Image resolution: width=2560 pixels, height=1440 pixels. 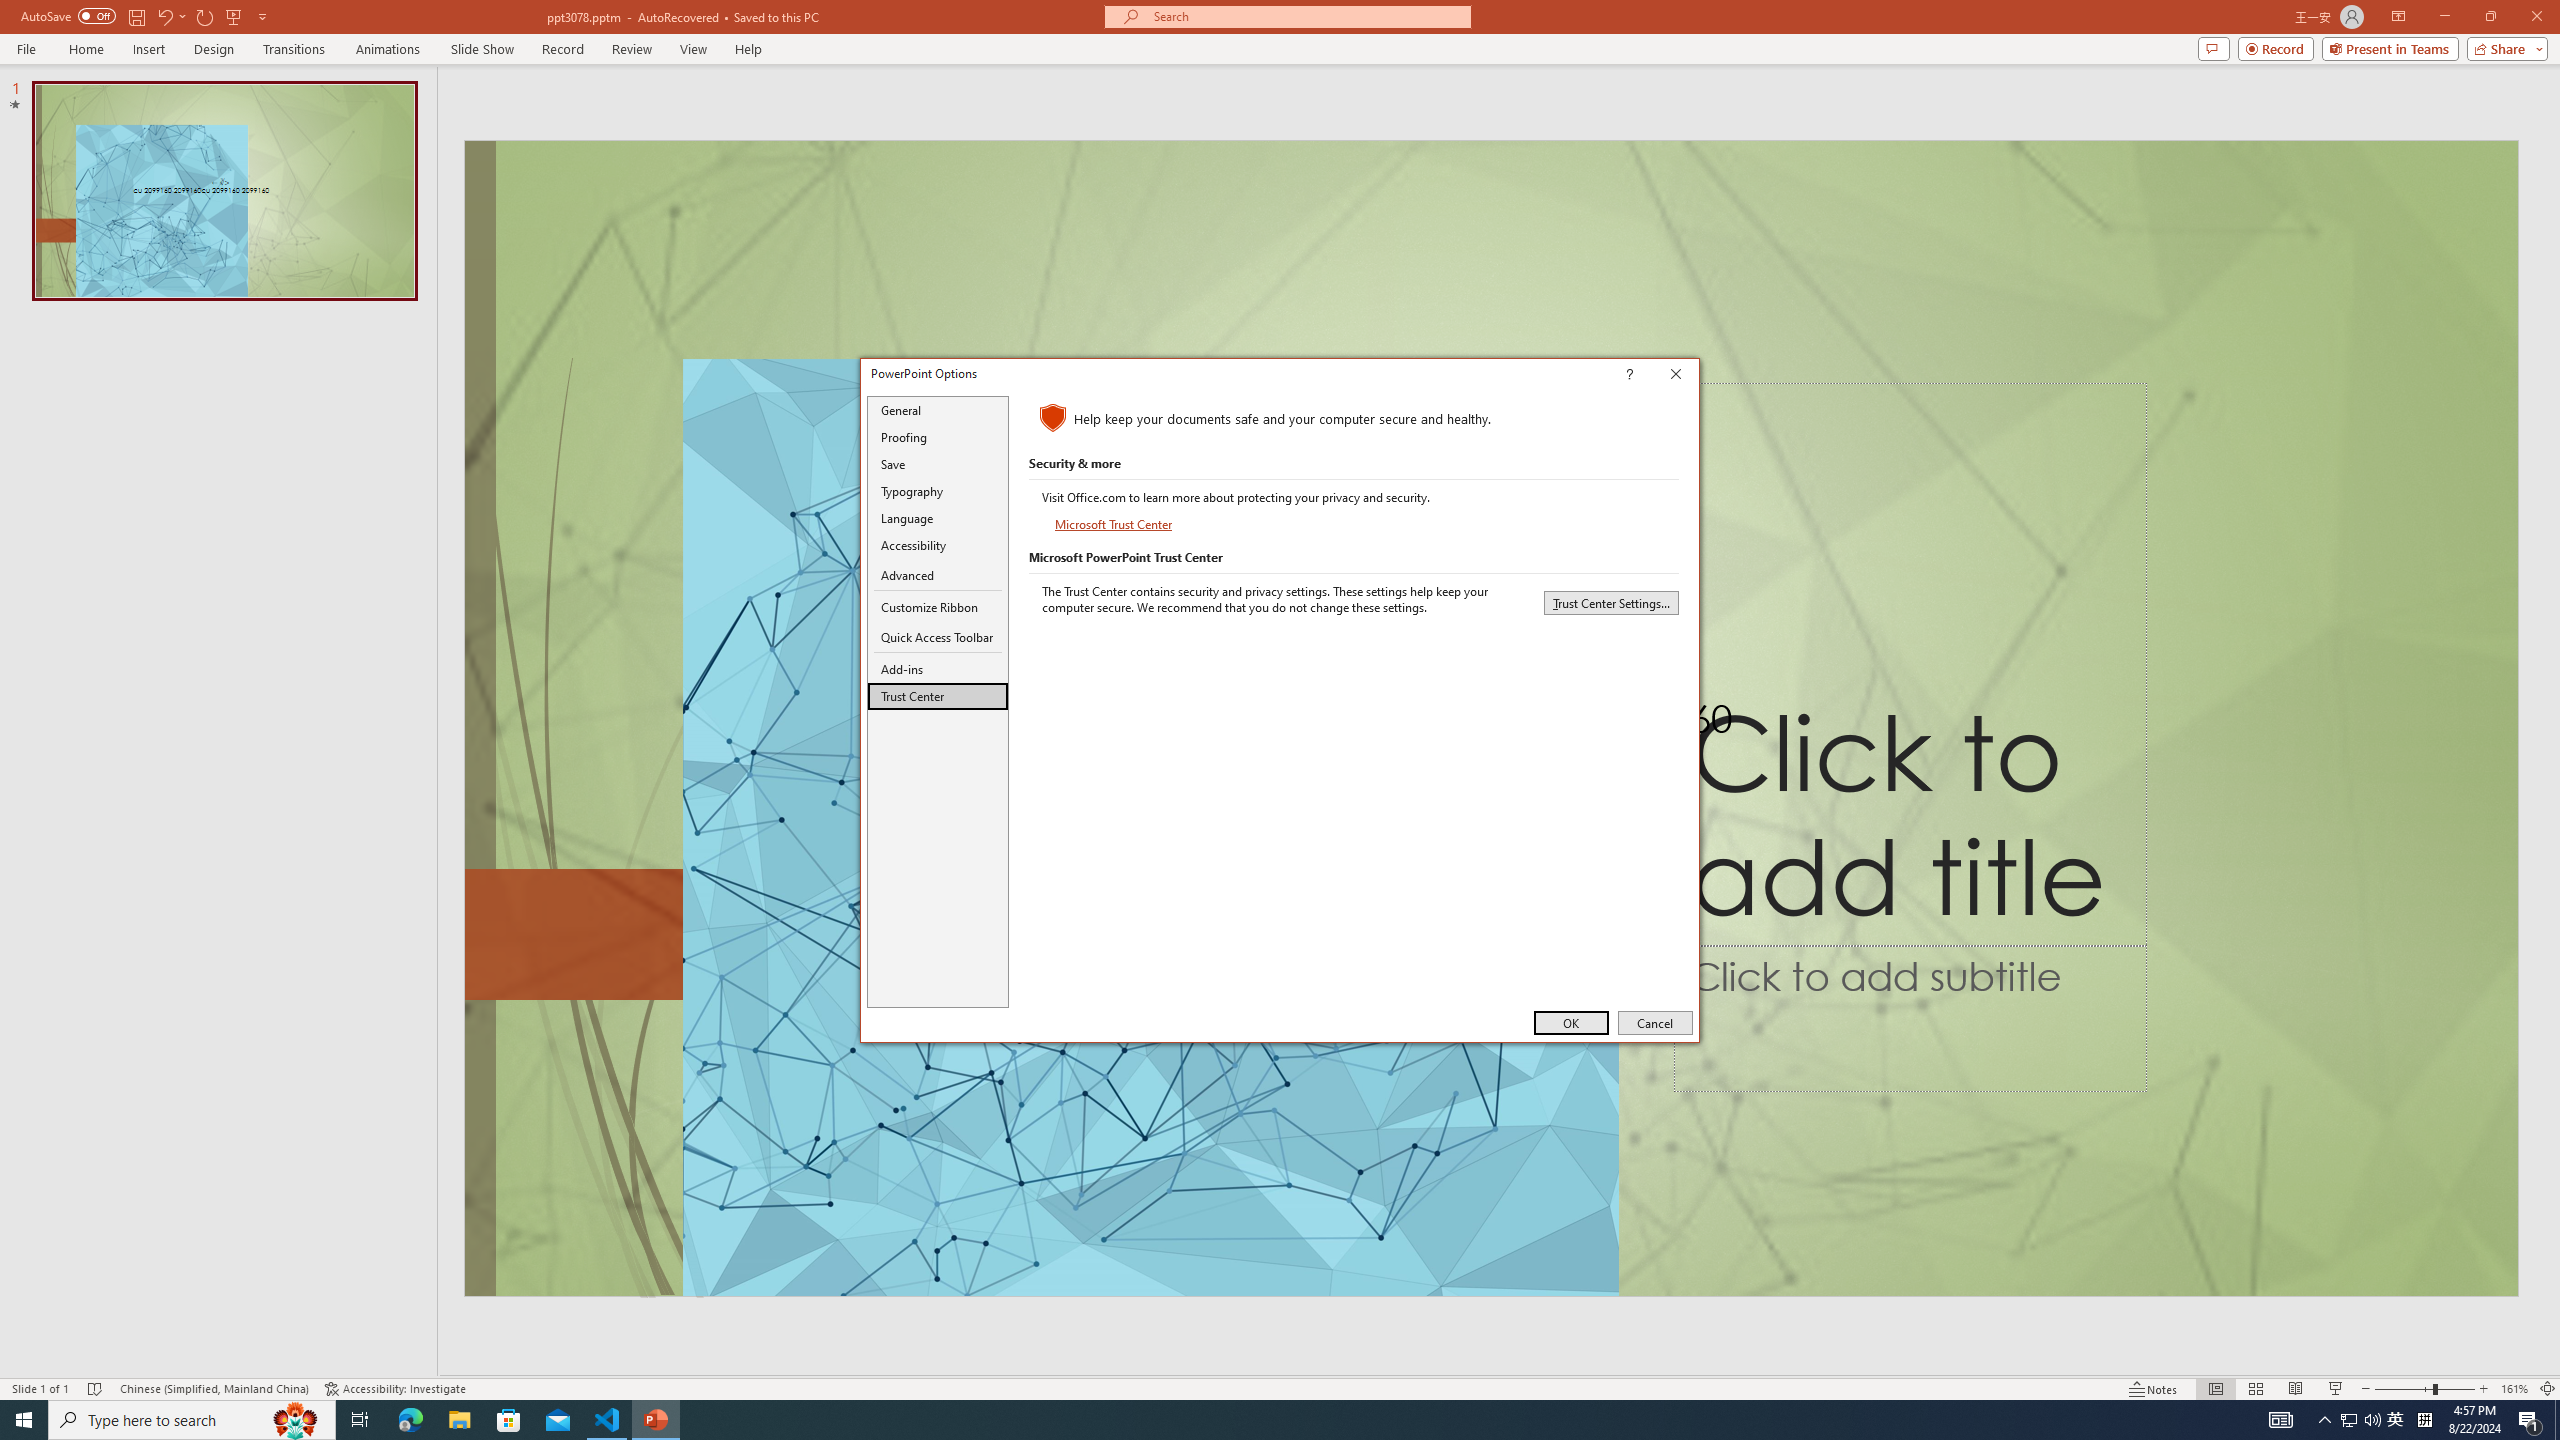 What do you see at coordinates (1570, 1022) in the screenshot?
I see `'OK'` at bounding box center [1570, 1022].